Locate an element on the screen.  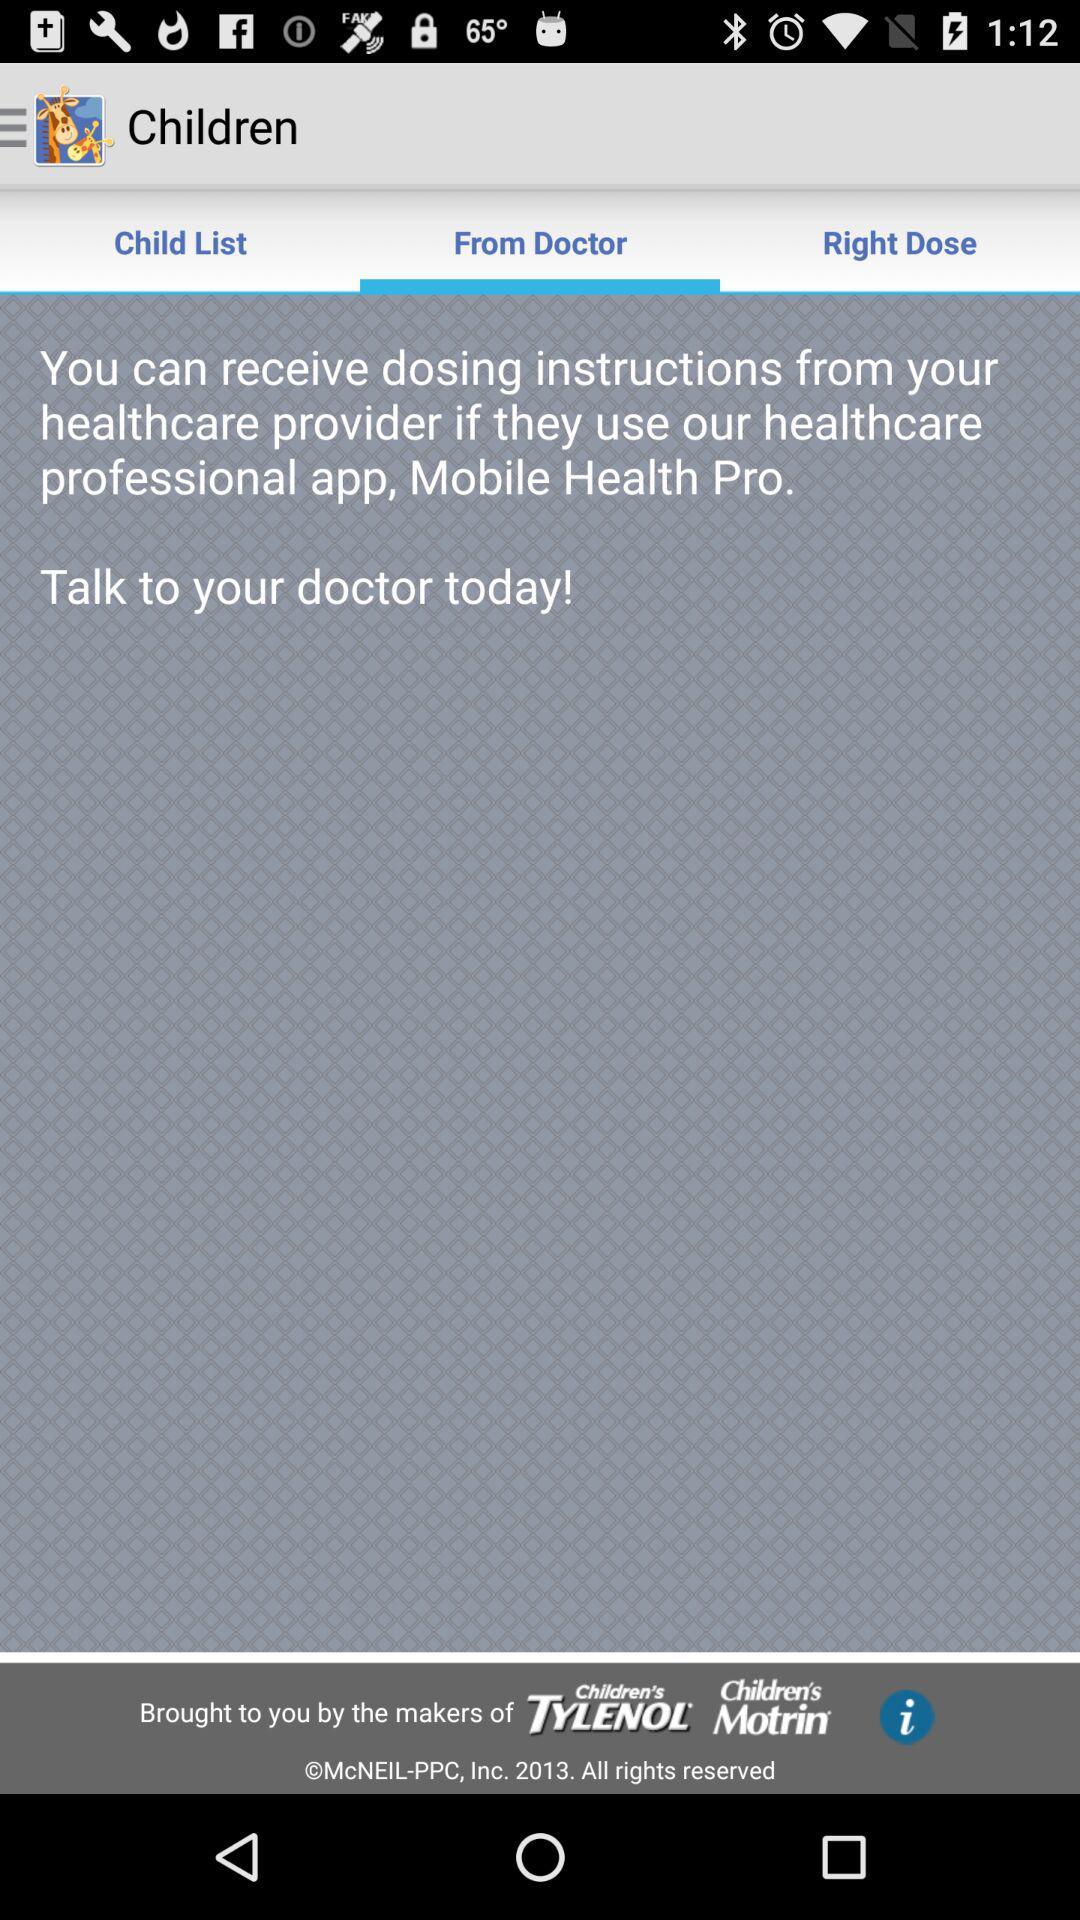
item to the right of the from doctor item is located at coordinates (898, 240).